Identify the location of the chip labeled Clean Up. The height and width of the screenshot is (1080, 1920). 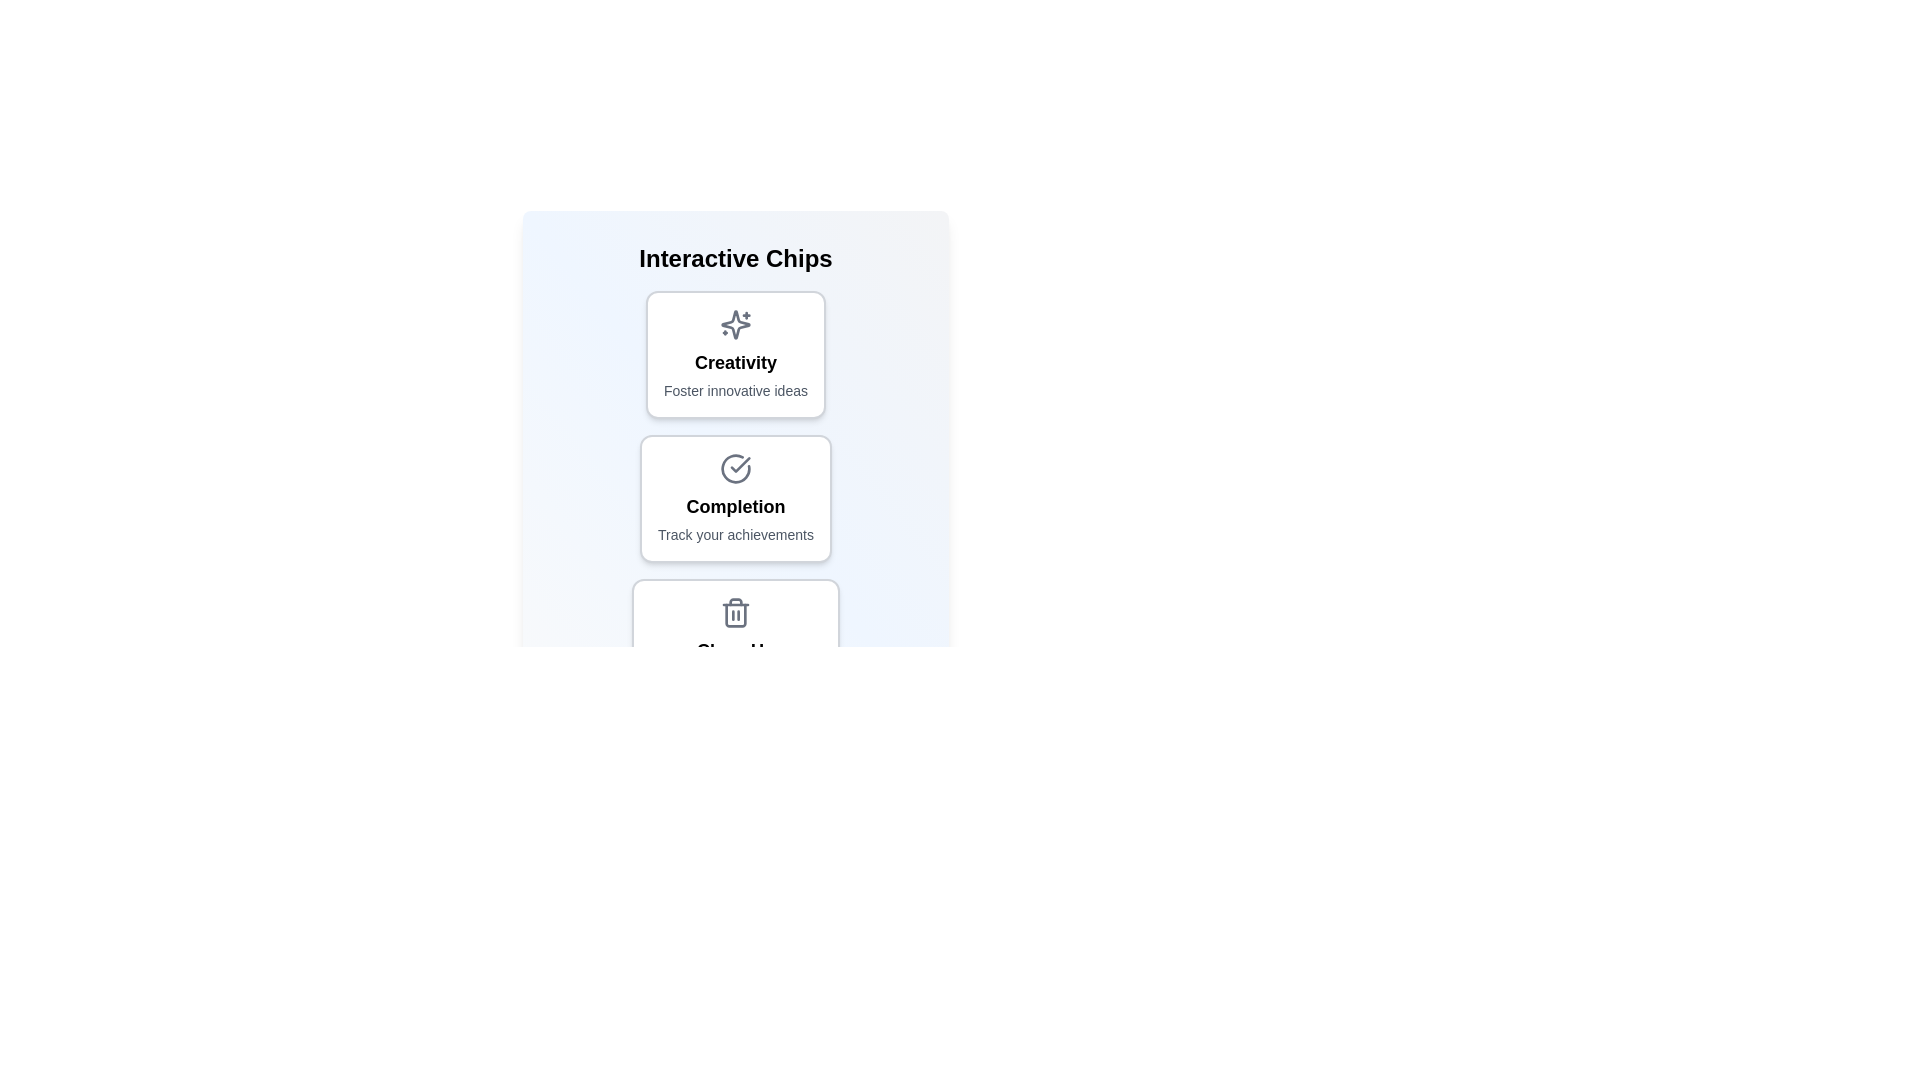
(734, 643).